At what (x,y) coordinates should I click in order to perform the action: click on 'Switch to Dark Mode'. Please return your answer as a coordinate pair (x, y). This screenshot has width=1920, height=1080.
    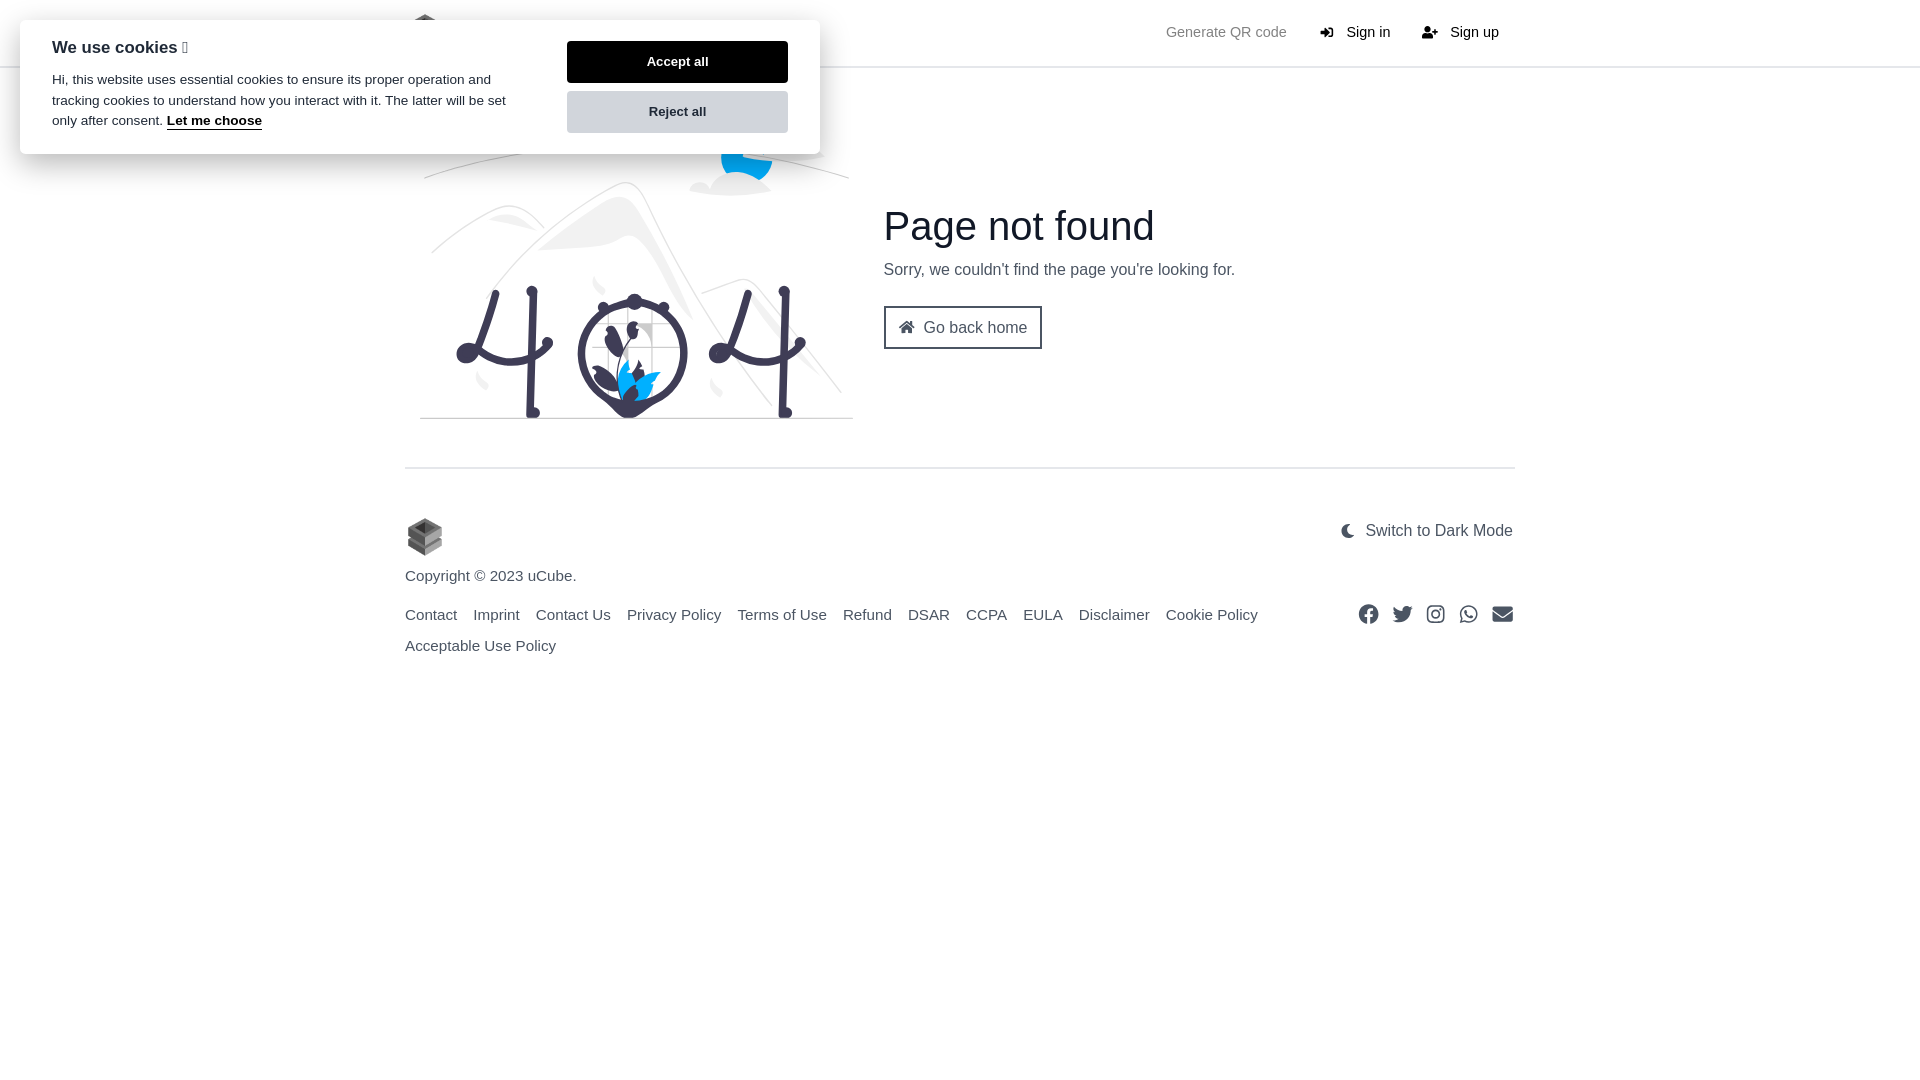
    Looking at the image, I should click on (1424, 530).